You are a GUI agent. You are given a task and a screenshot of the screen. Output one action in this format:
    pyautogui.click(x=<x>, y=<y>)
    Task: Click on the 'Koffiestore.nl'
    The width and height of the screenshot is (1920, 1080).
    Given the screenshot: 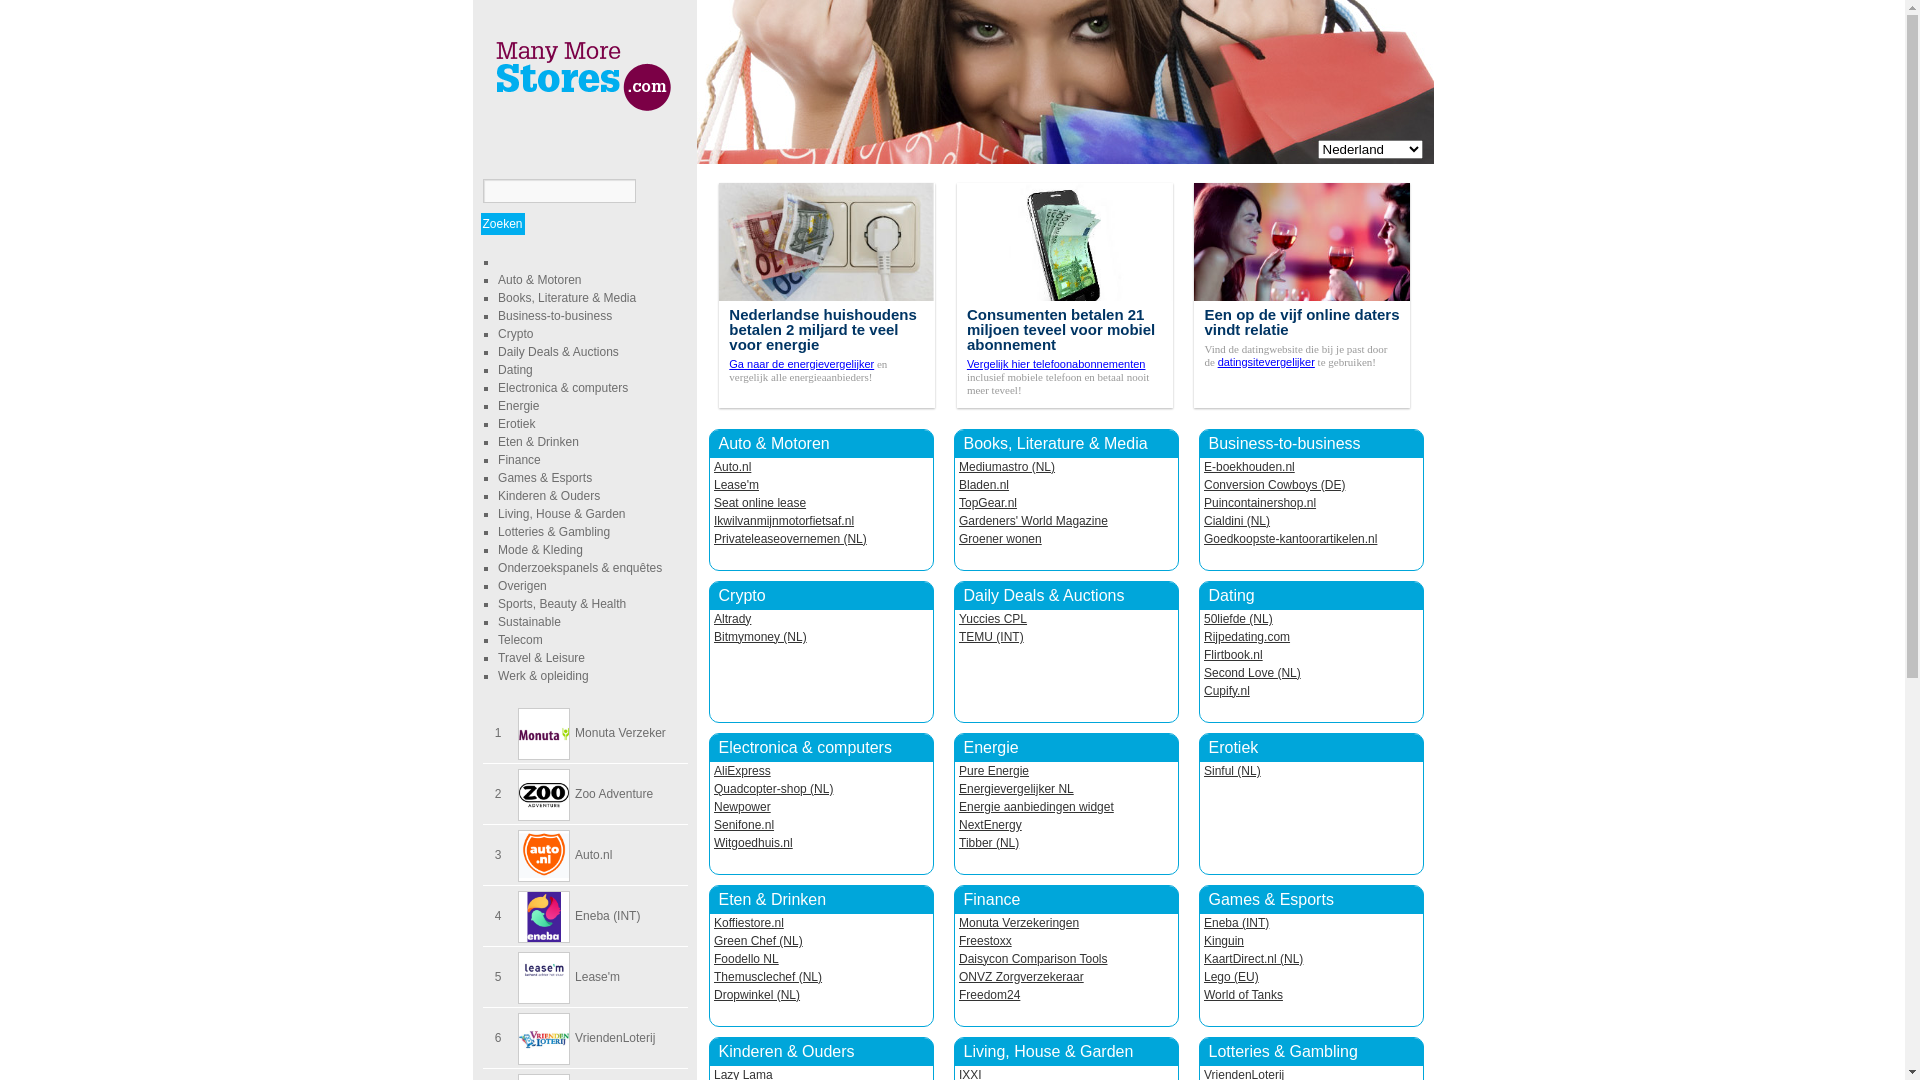 What is the action you would take?
    pyautogui.click(x=714, y=922)
    